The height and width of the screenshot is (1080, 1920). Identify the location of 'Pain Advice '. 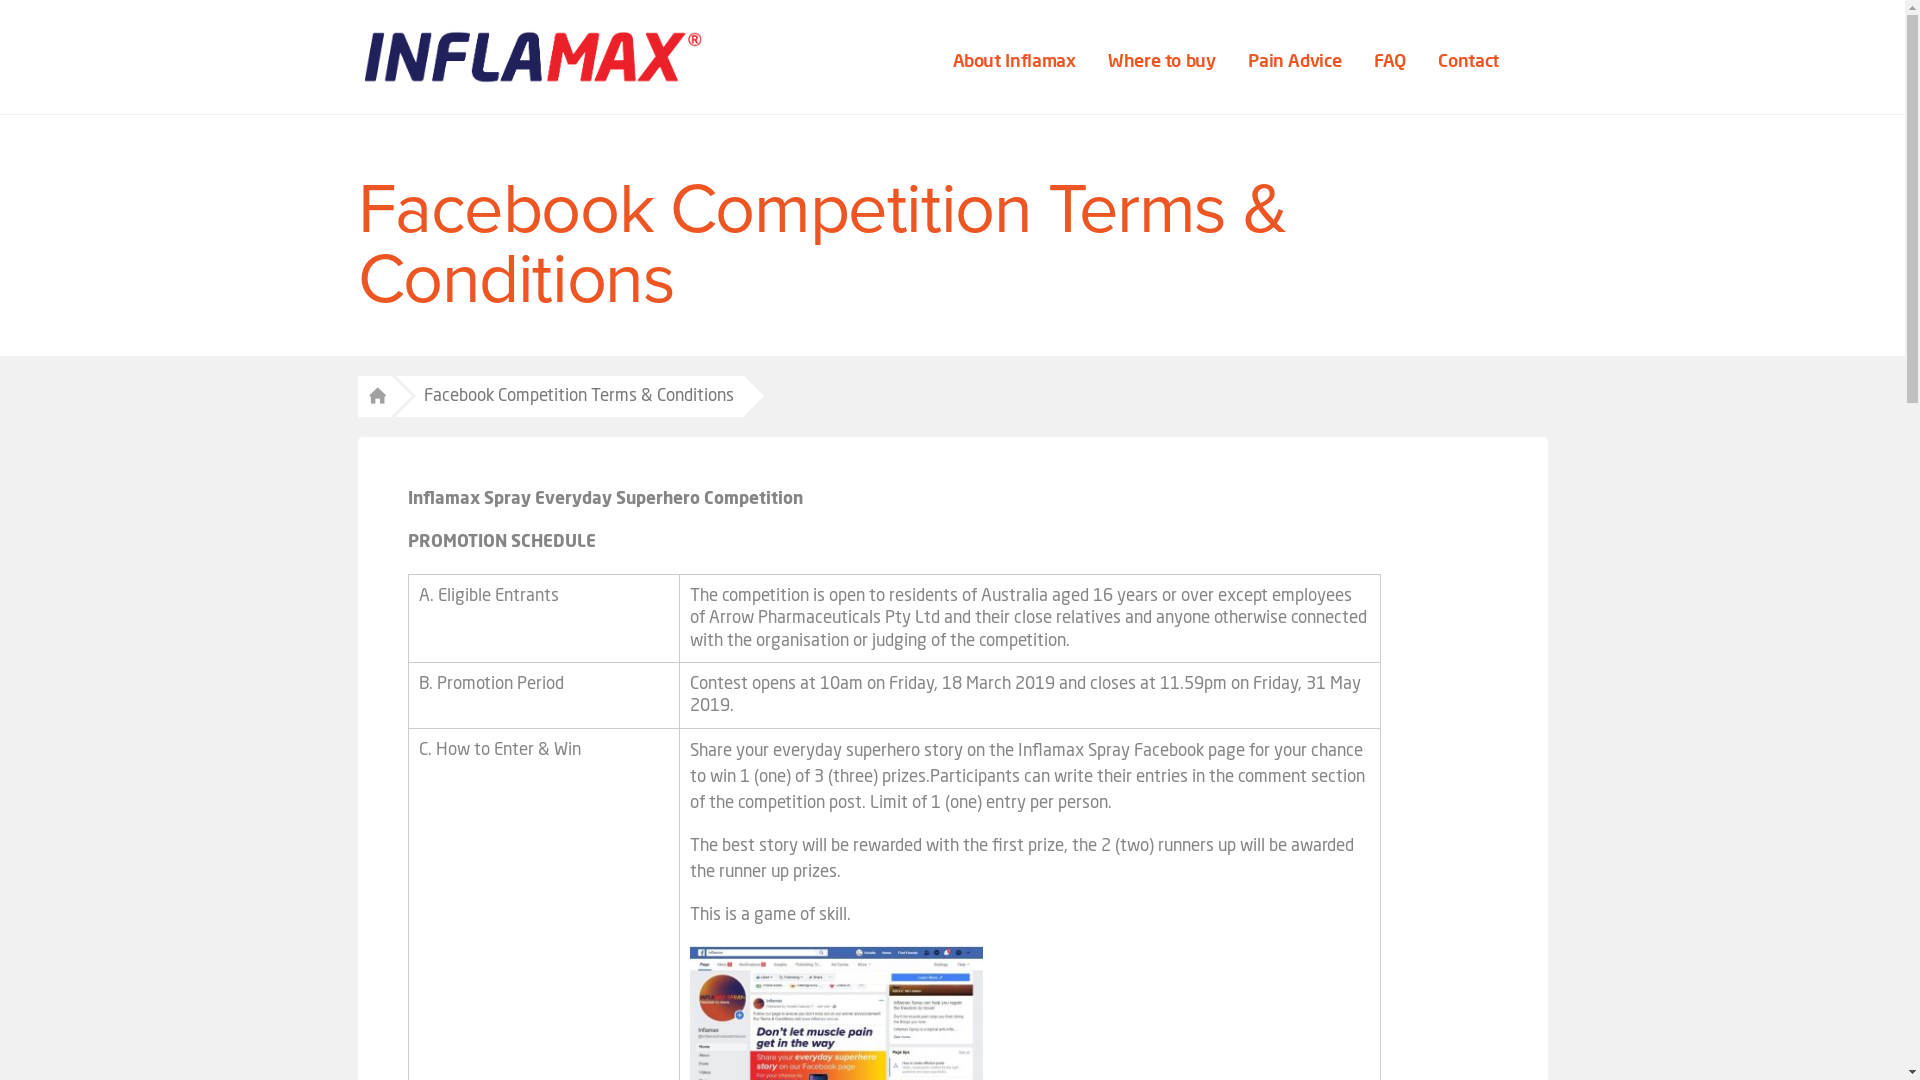
(1296, 60).